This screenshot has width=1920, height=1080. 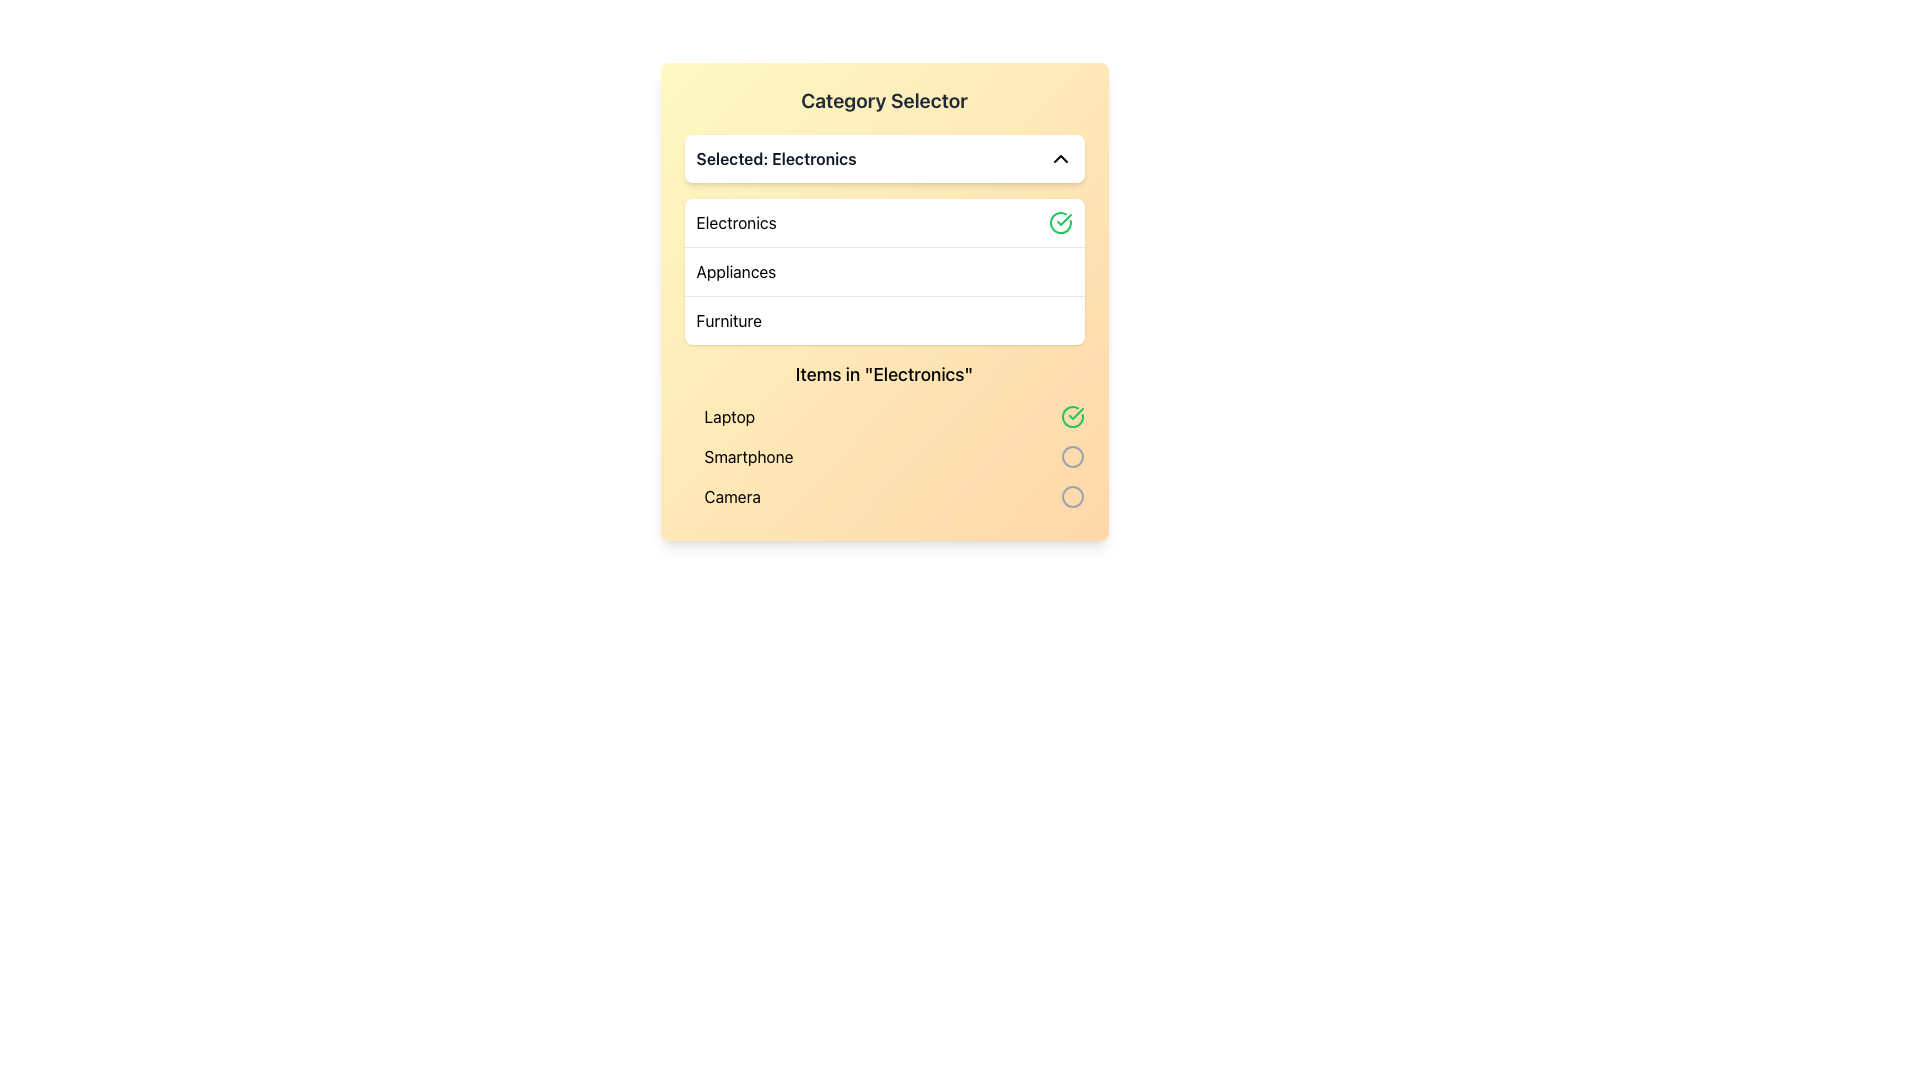 What do you see at coordinates (747, 456) in the screenshot?
I see `the second text label in the list of electronics under 'Items in "Electronics"', which is located between 'Laptop' and 'Camera'` at bounding box center [747, 456].